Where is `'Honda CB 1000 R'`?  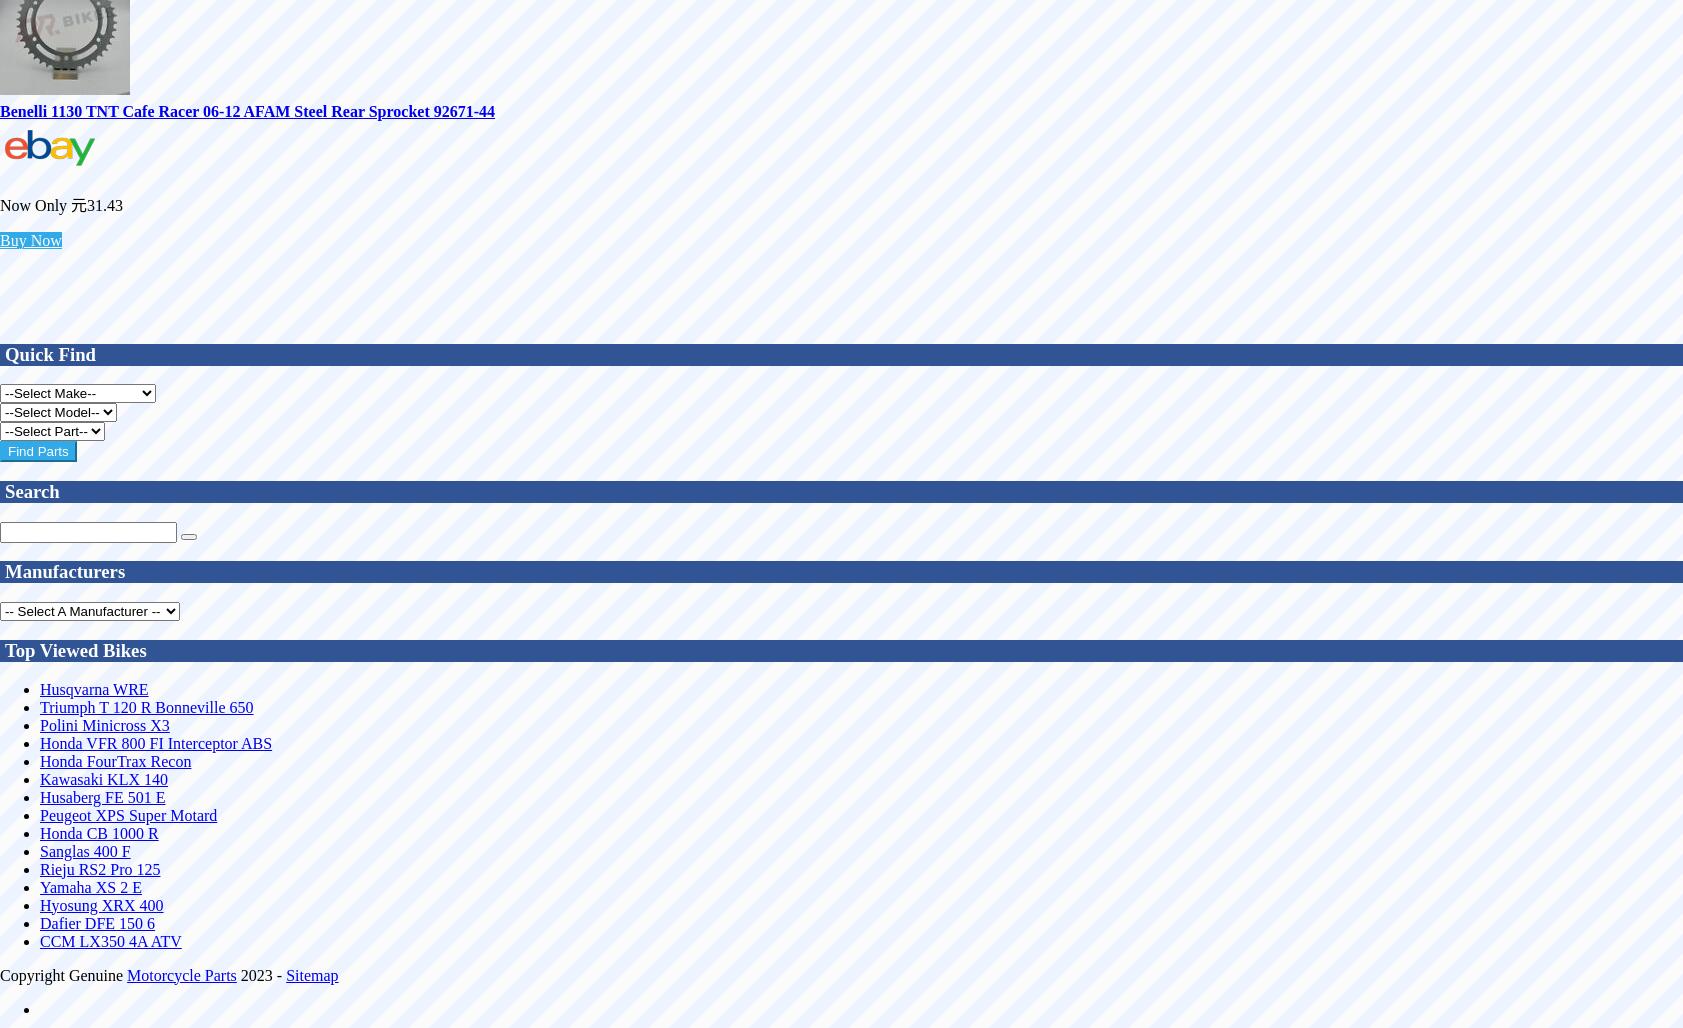
'Honda CB 1000 R' is located at coordinates (97, 832).